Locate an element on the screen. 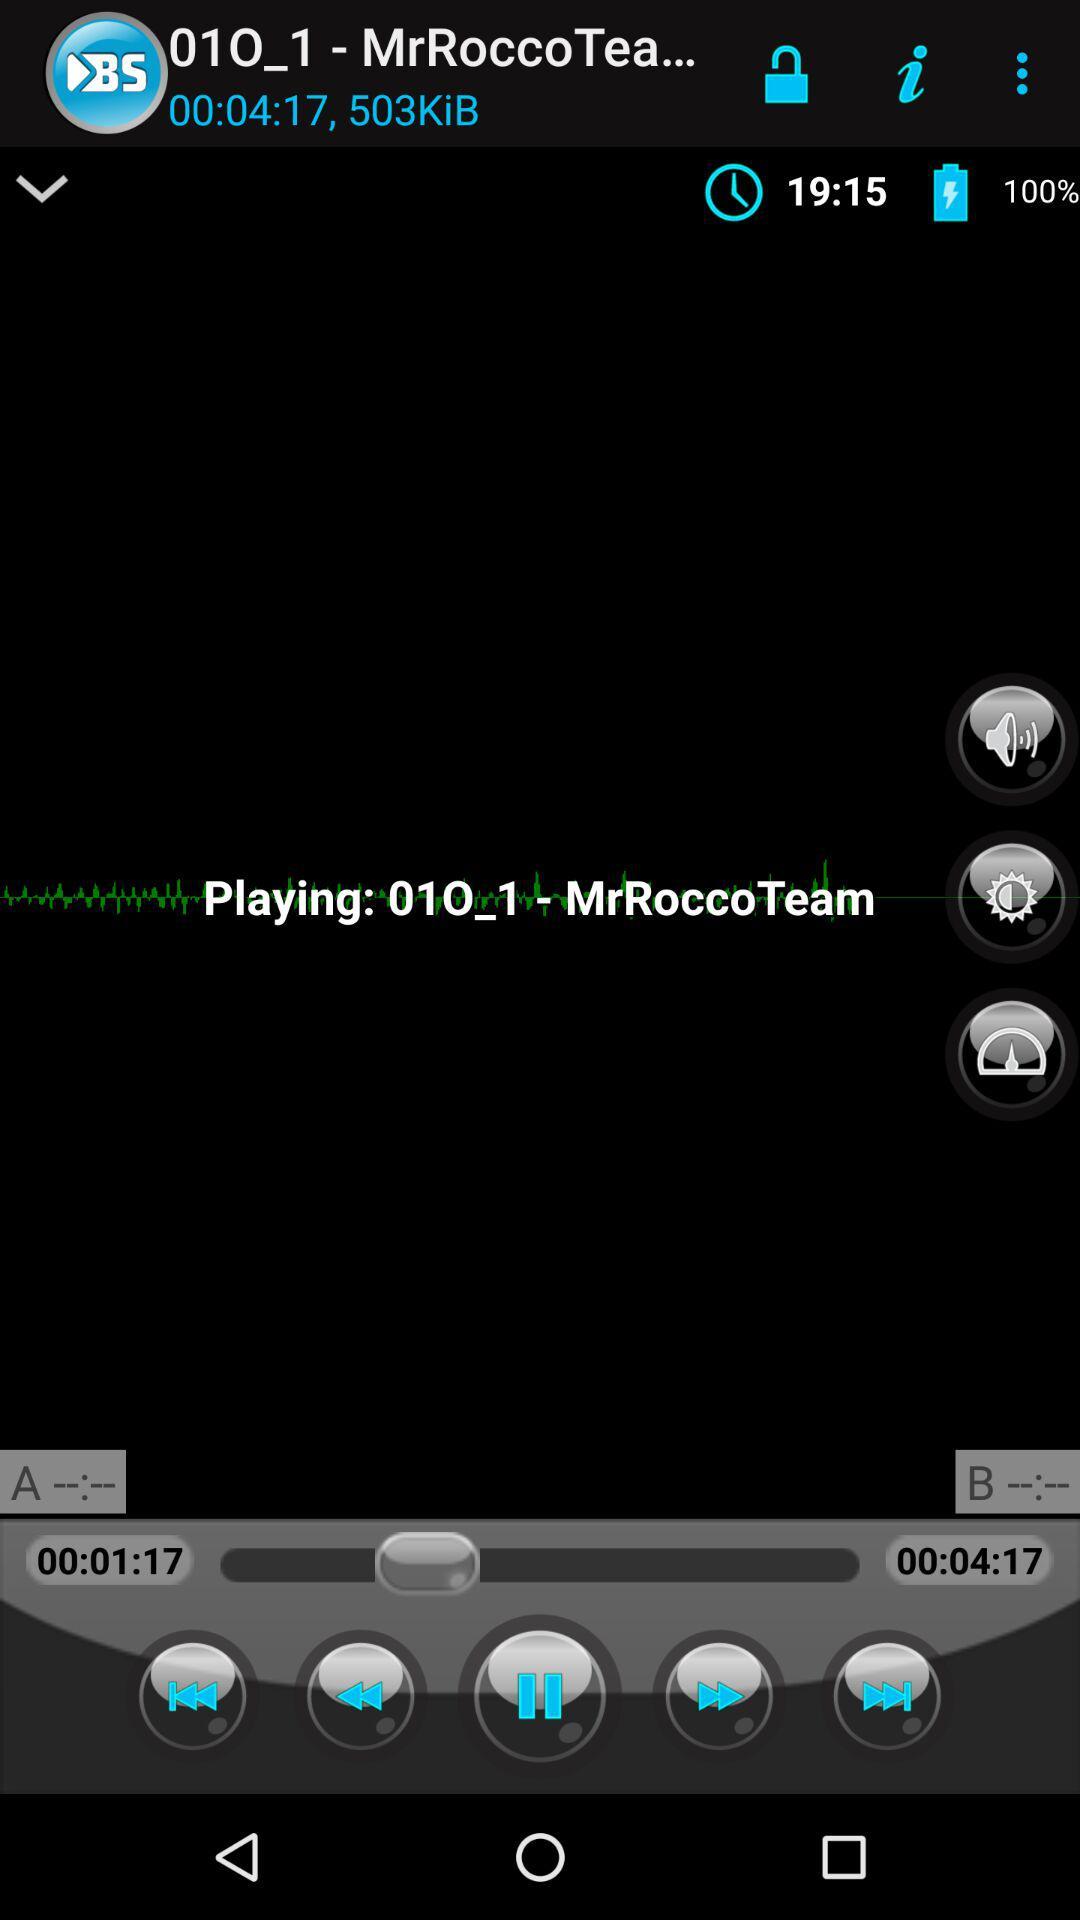  pre is located at coordinates (192, 1695).